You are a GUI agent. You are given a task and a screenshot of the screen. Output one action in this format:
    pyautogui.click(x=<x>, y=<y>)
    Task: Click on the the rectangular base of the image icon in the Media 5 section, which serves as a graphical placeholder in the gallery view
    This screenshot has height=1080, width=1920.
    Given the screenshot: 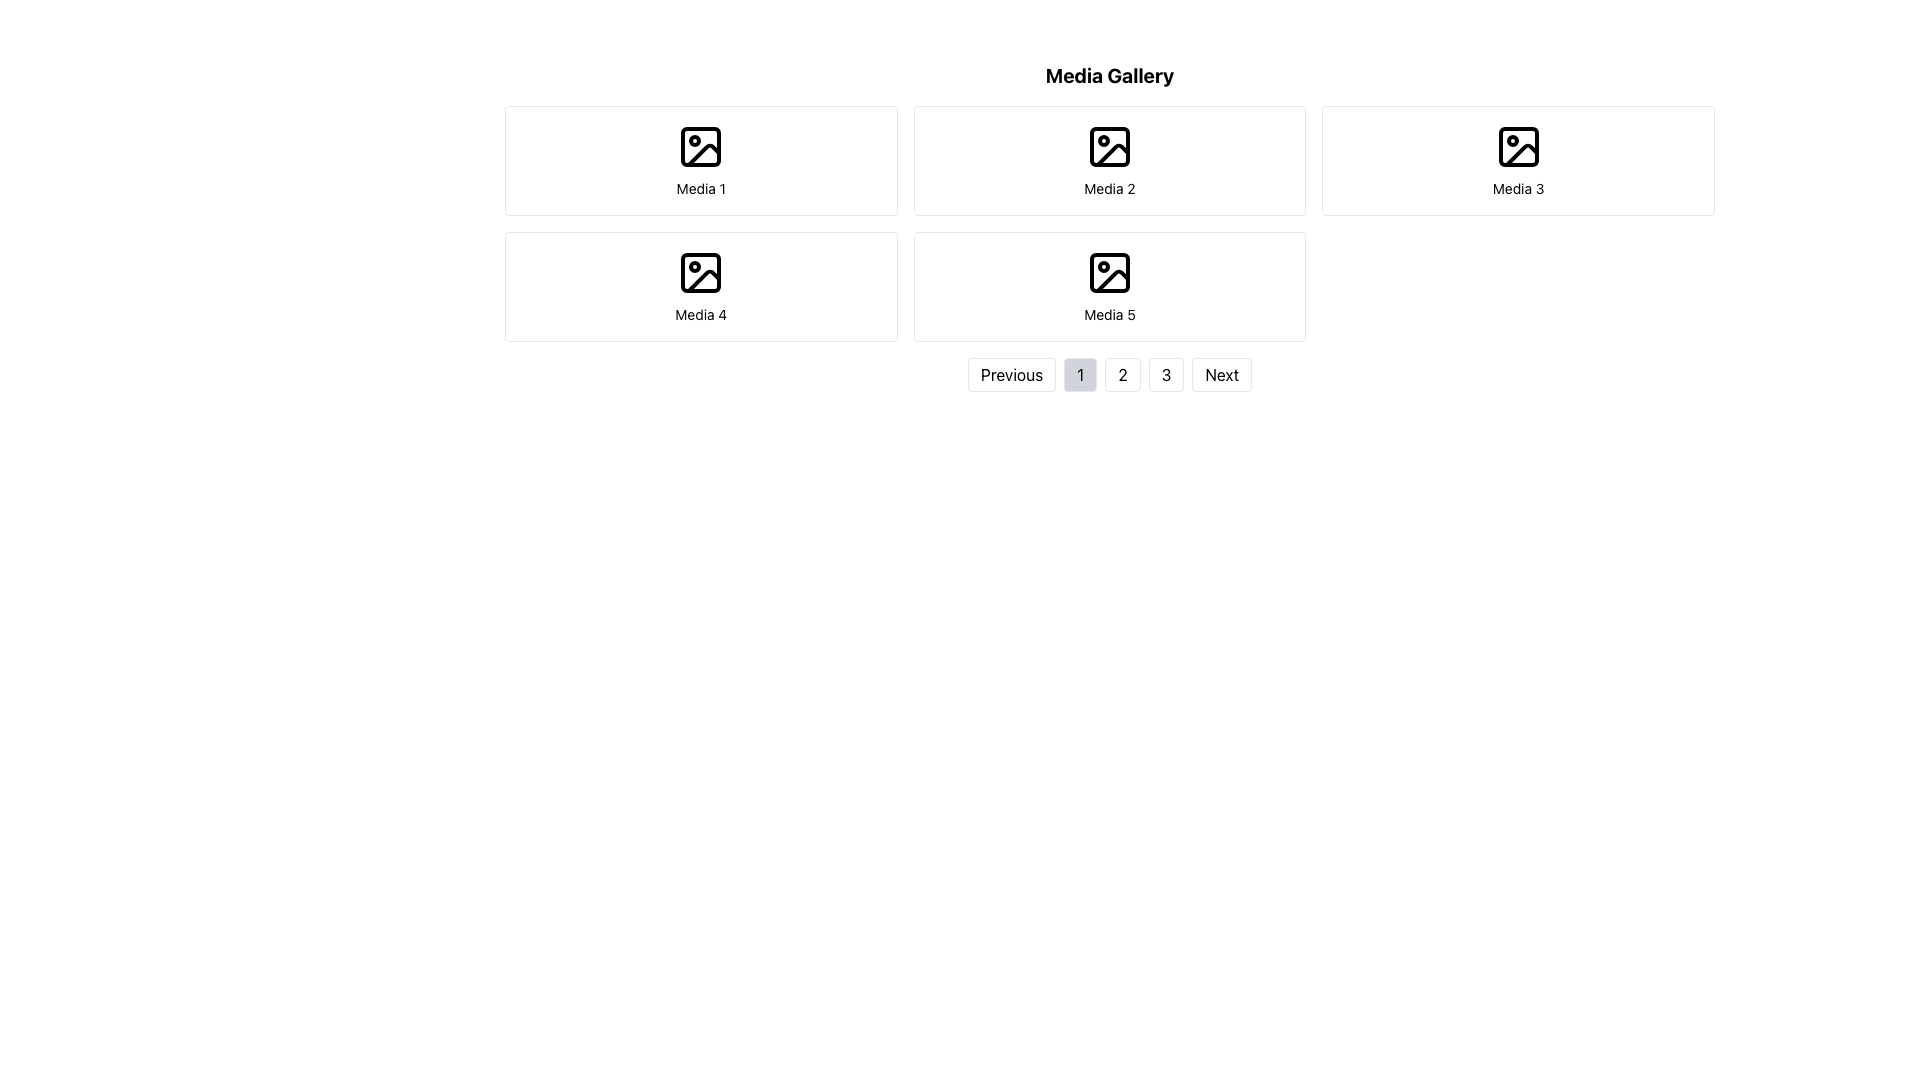 What is the action you would take?
    pyautogui.click(x=1108, y=273)
    